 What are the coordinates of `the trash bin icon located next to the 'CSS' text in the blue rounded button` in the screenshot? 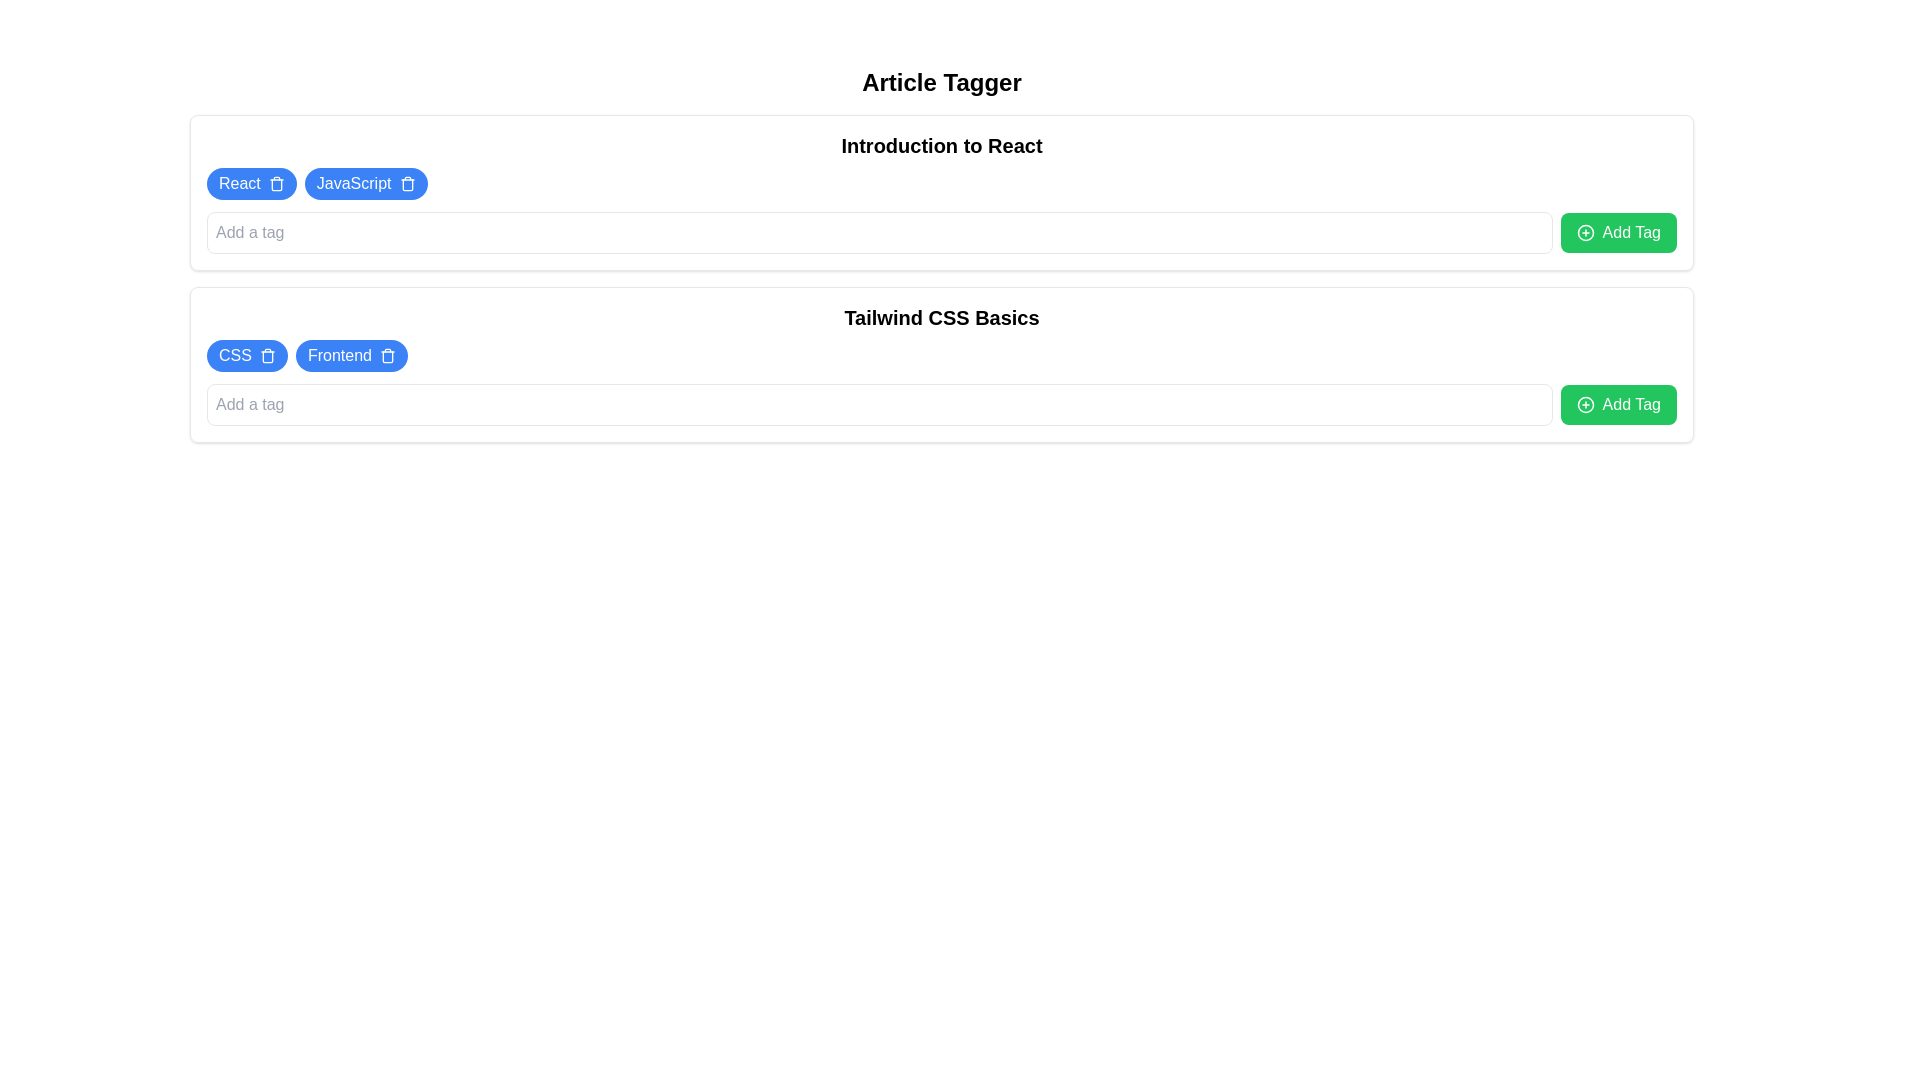 It's located at (266, 354).